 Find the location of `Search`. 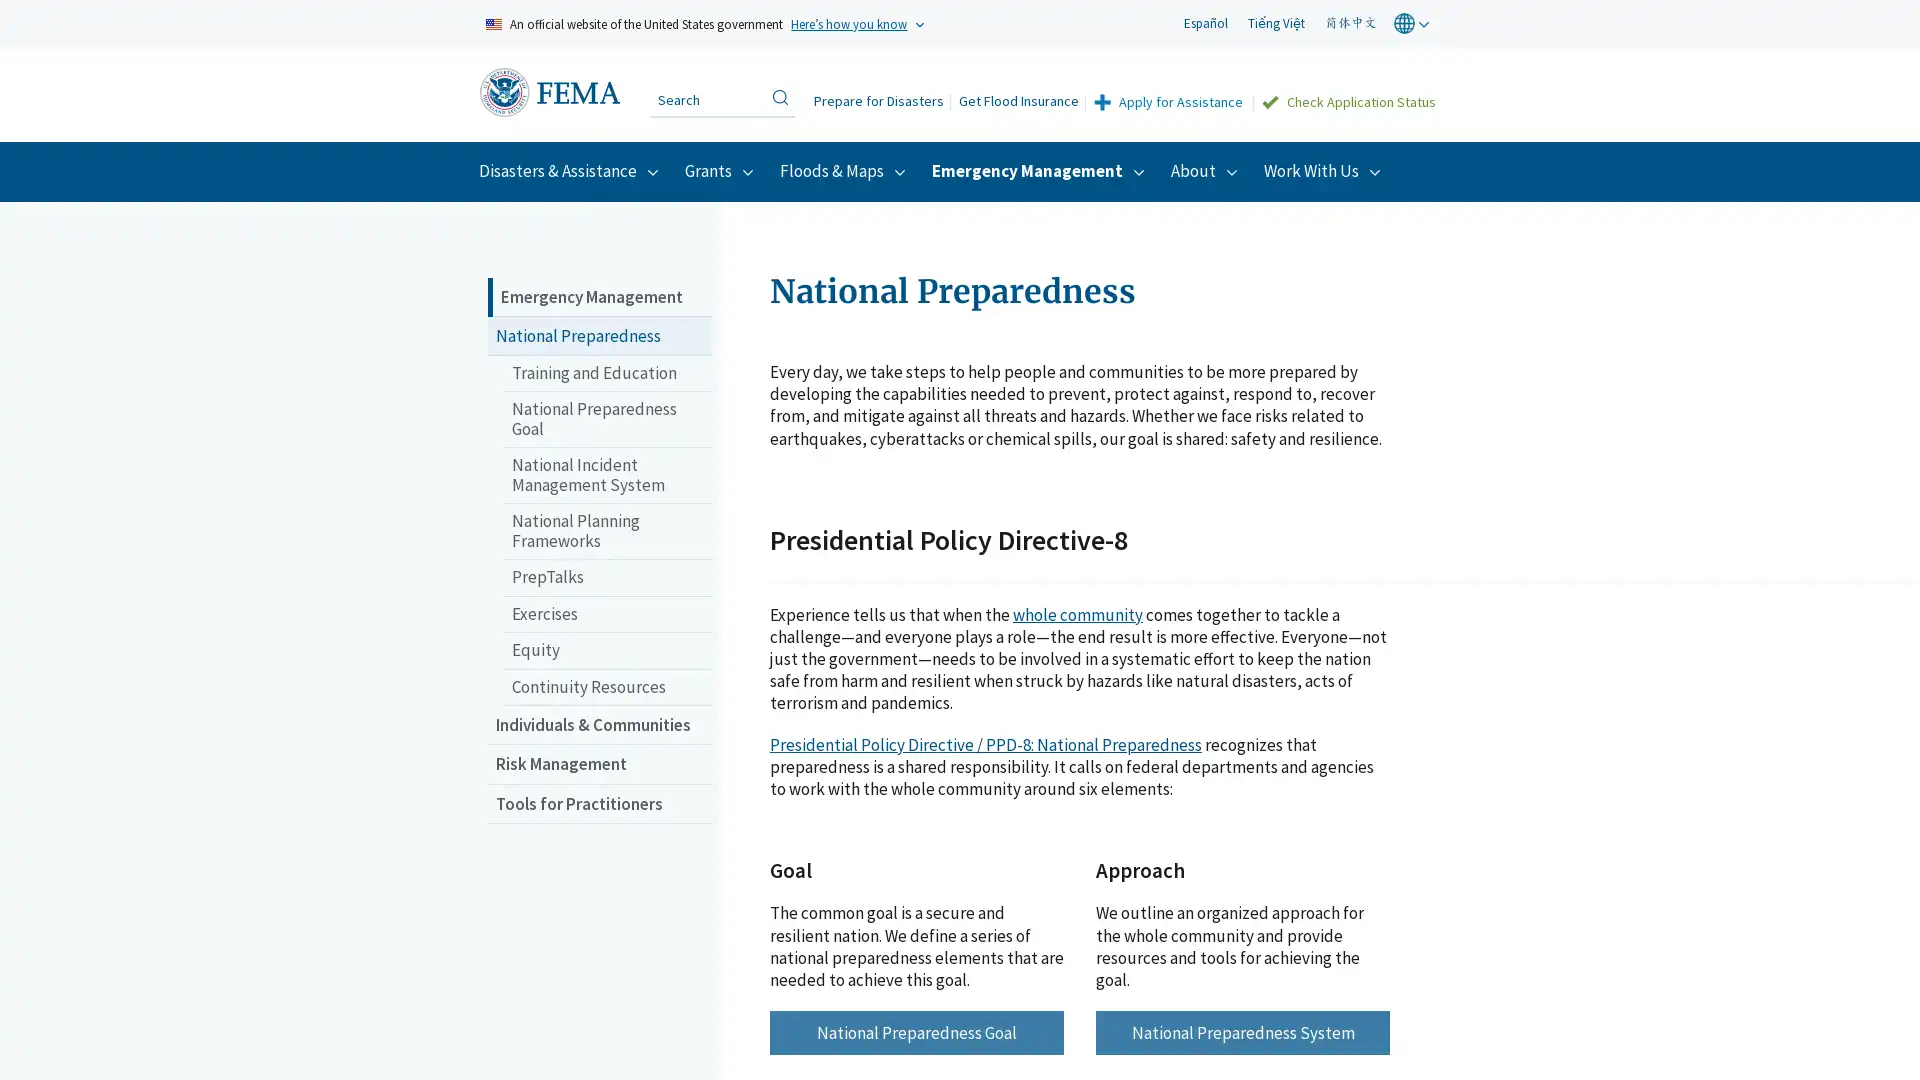

Search is located at coordinates (778, 96).